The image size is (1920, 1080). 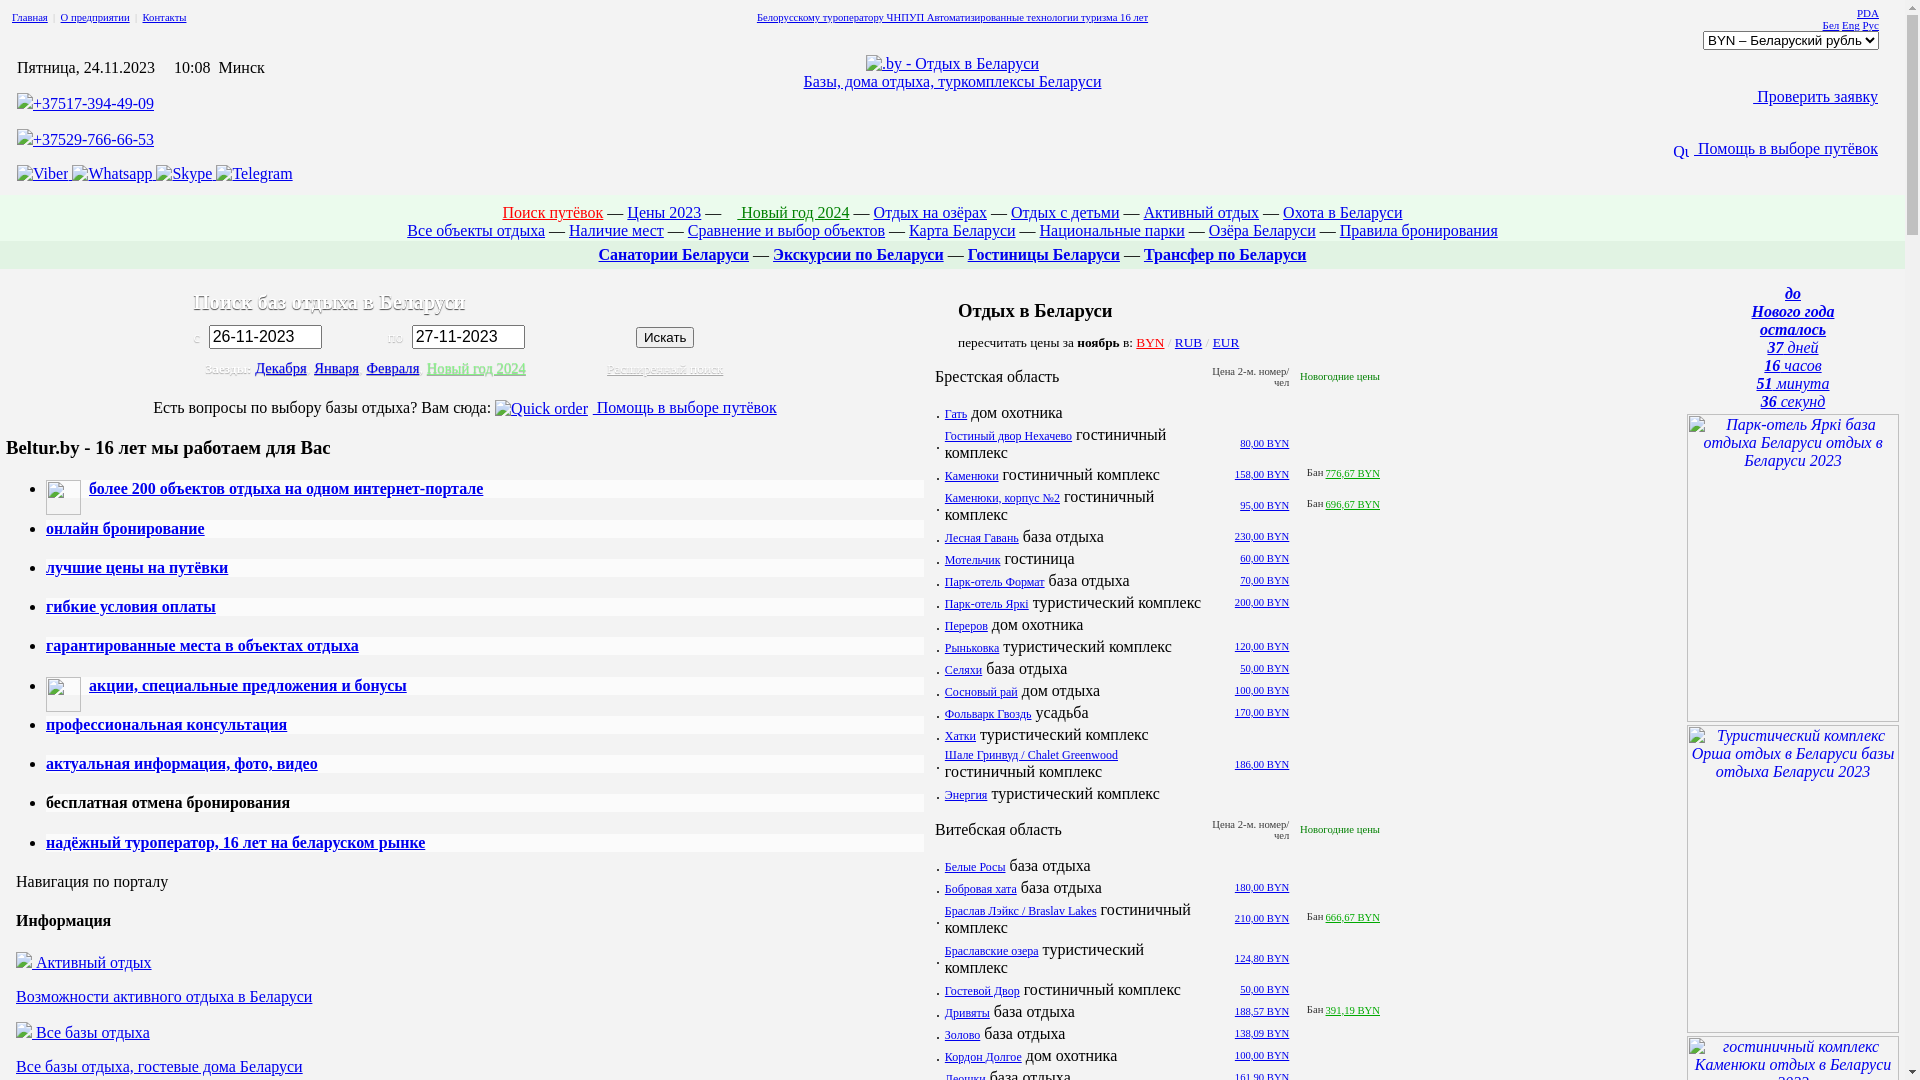 What do you see at coordinates (1261, 711) in the screenshot?
I see `'170,00 BYN'` at bounding box center [1261, 711].